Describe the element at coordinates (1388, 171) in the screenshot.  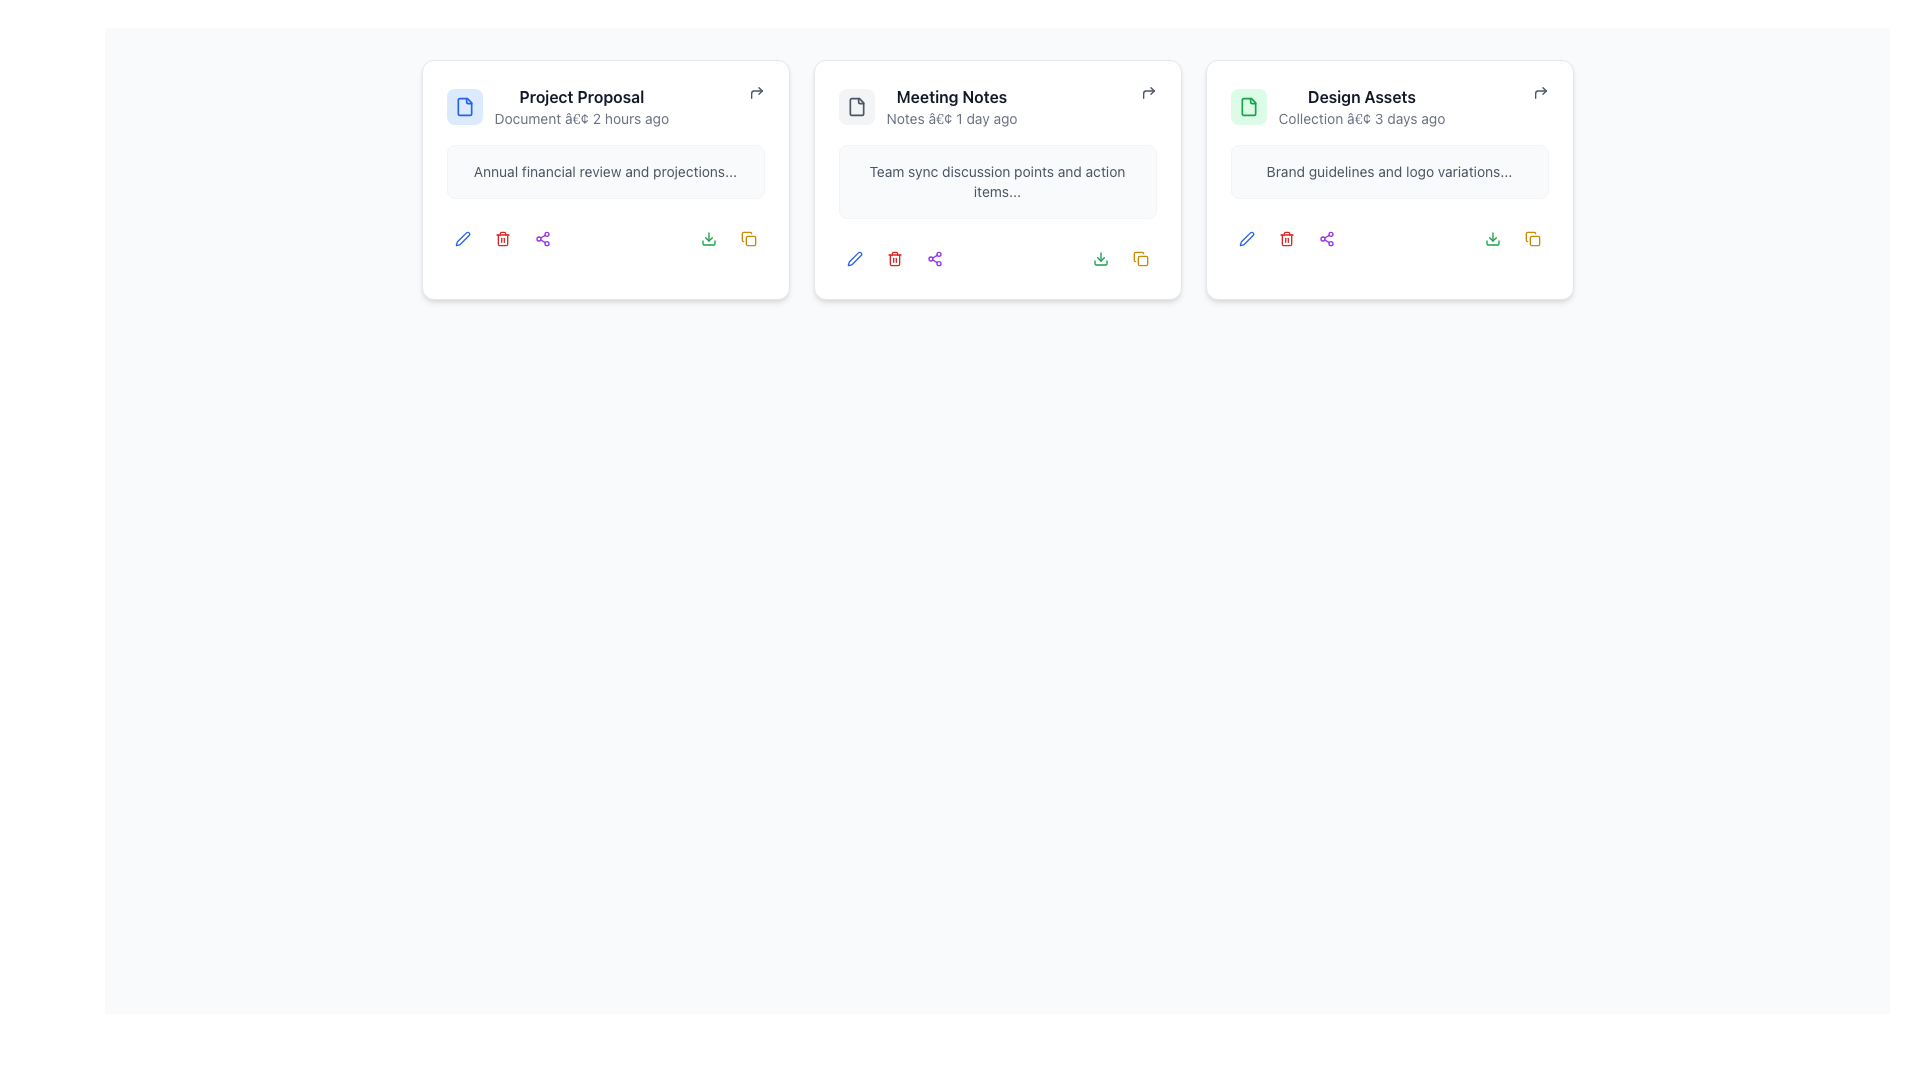
I see `the text label at the center of the 'Design Assets' card` at that location.